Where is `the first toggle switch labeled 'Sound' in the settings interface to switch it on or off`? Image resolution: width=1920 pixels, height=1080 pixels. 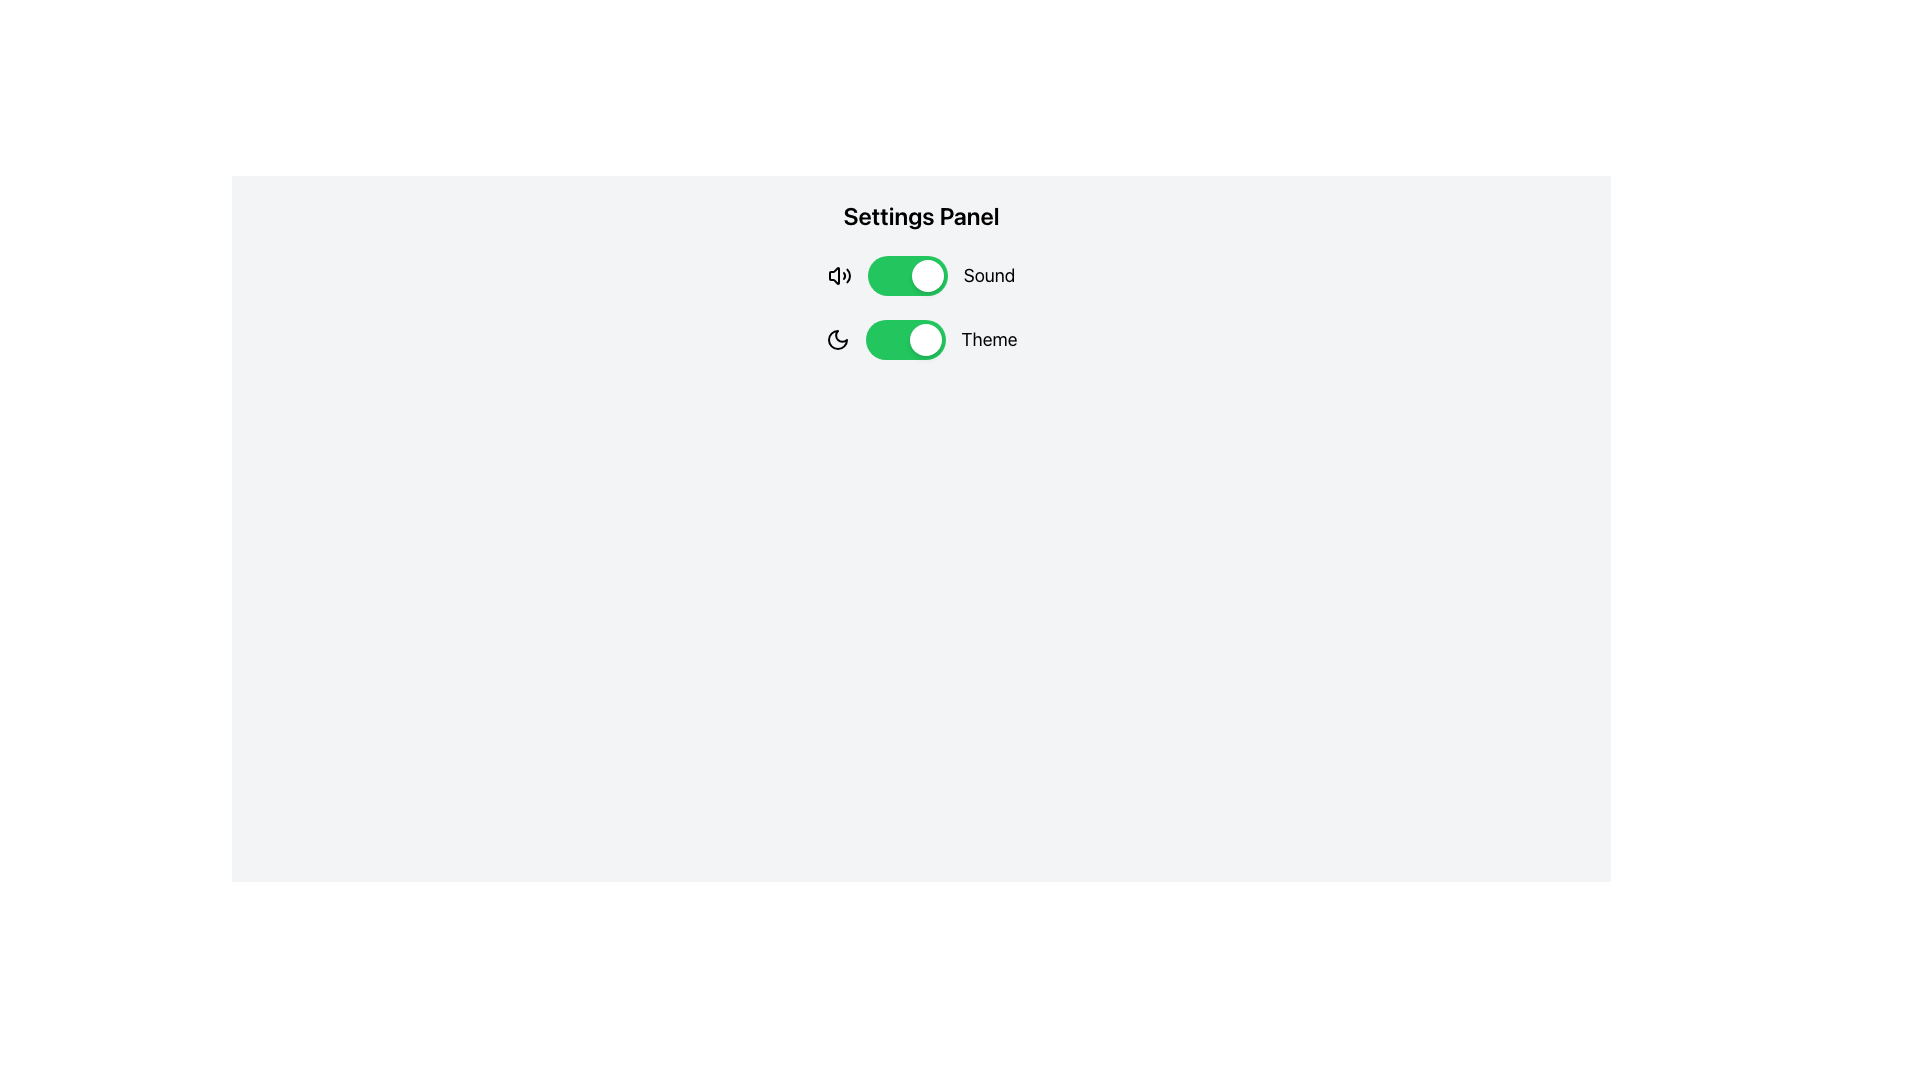
the first toggle switch labeled 'Sound' in the settings interface to switch it on or off is located at coordinates (940, 276).